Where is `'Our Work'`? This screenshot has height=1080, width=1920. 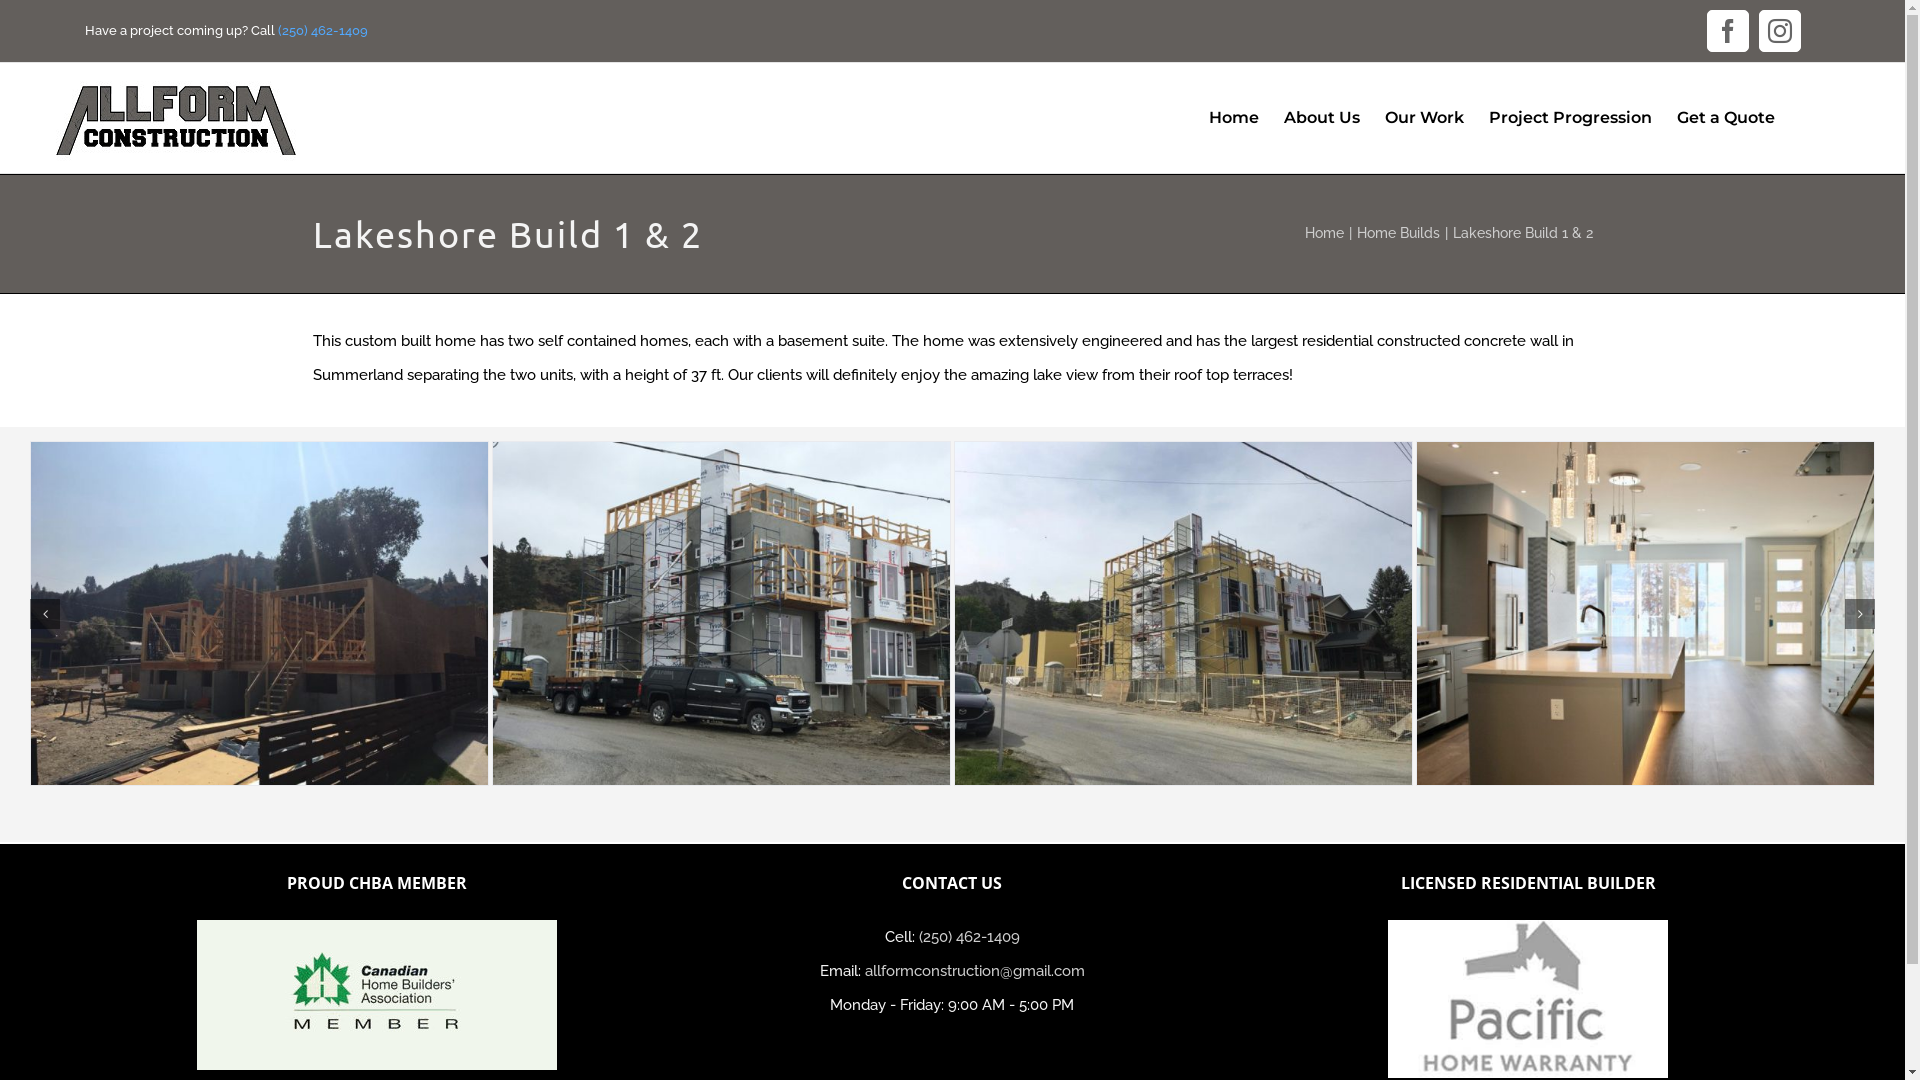
'Our Work' is located at coordinates (1423, 118).